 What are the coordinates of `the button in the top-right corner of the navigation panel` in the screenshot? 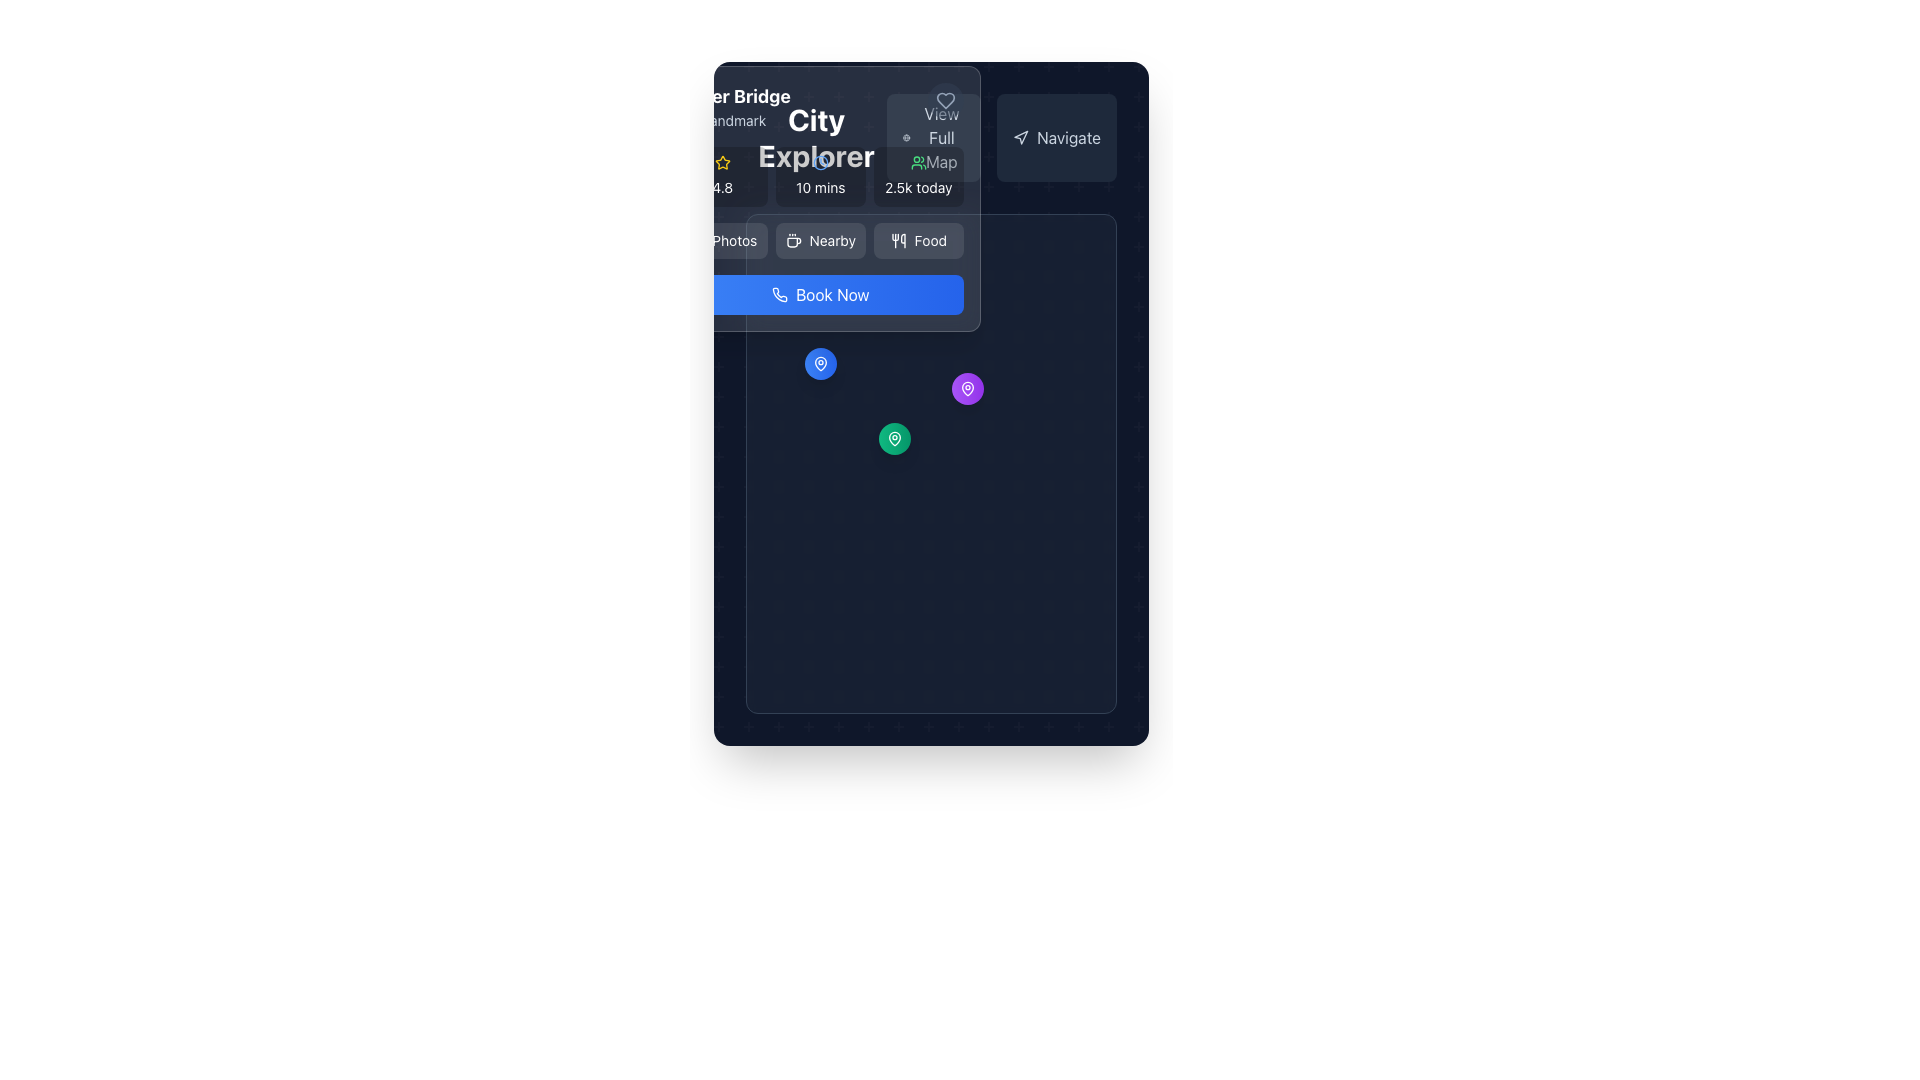 It's located at (940, 137).